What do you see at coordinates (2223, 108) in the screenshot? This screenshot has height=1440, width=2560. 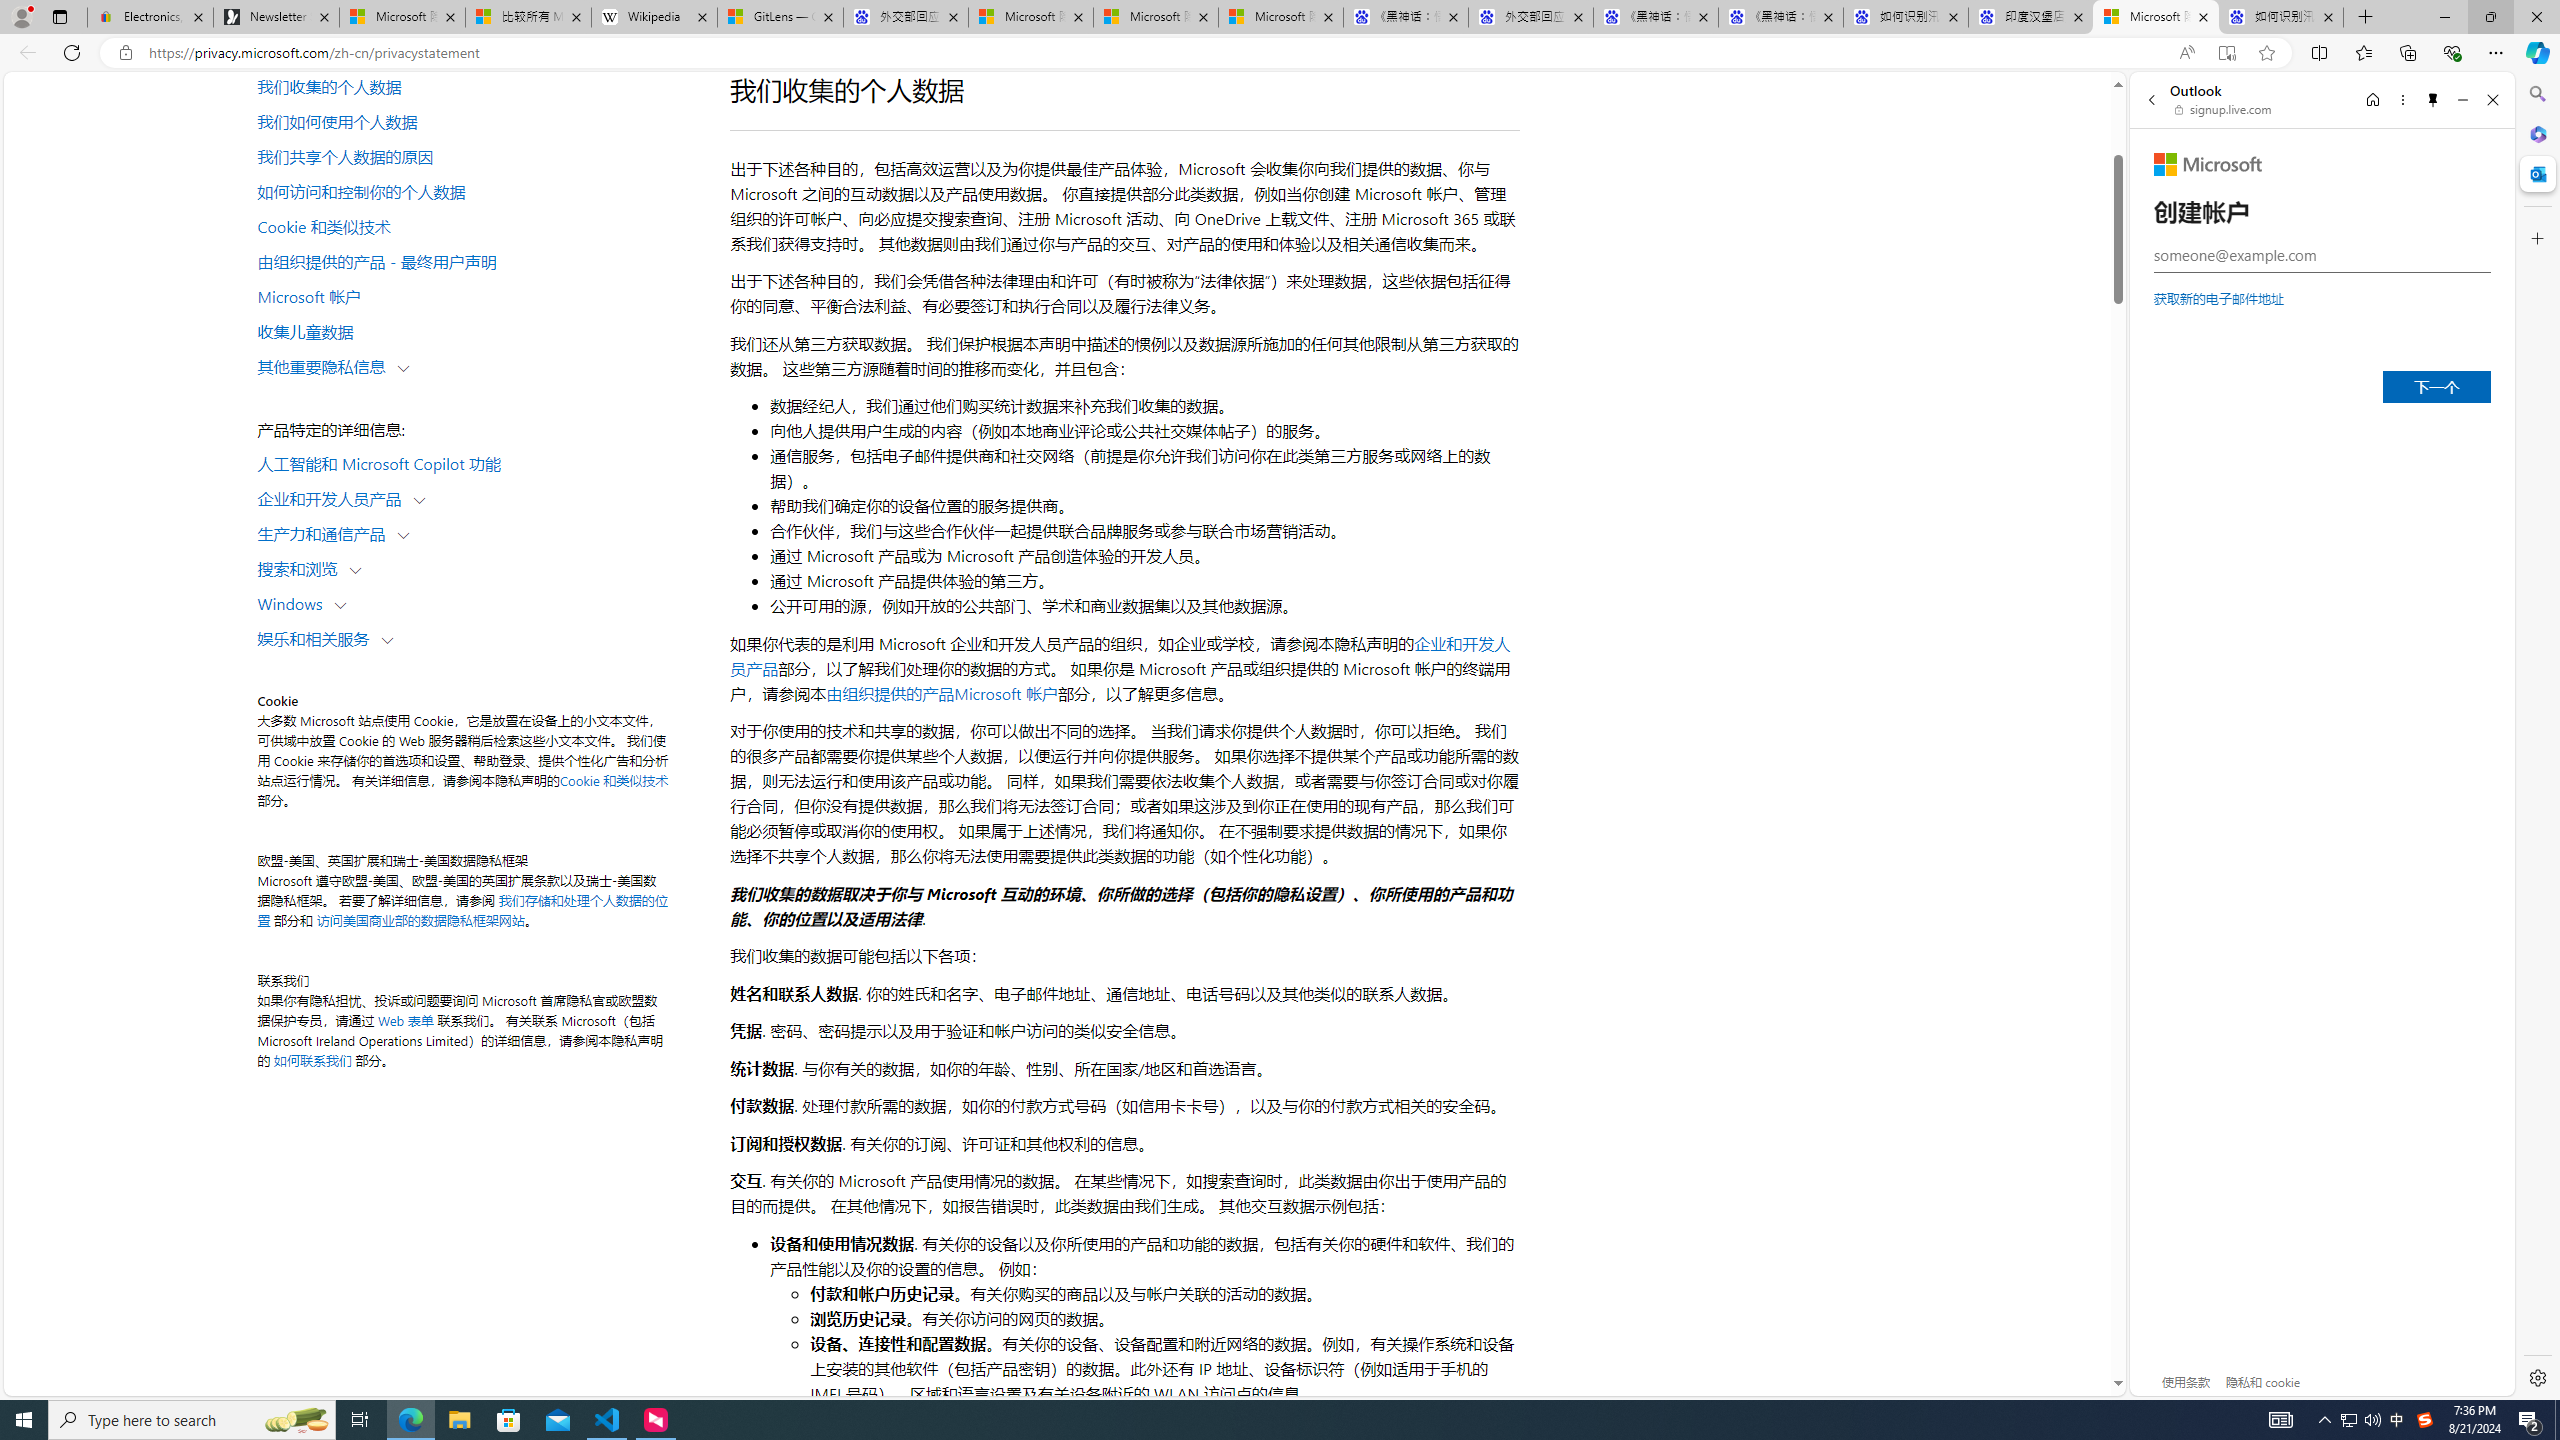 I see `'signup.live.com'` at bounding box center [2223, 108].